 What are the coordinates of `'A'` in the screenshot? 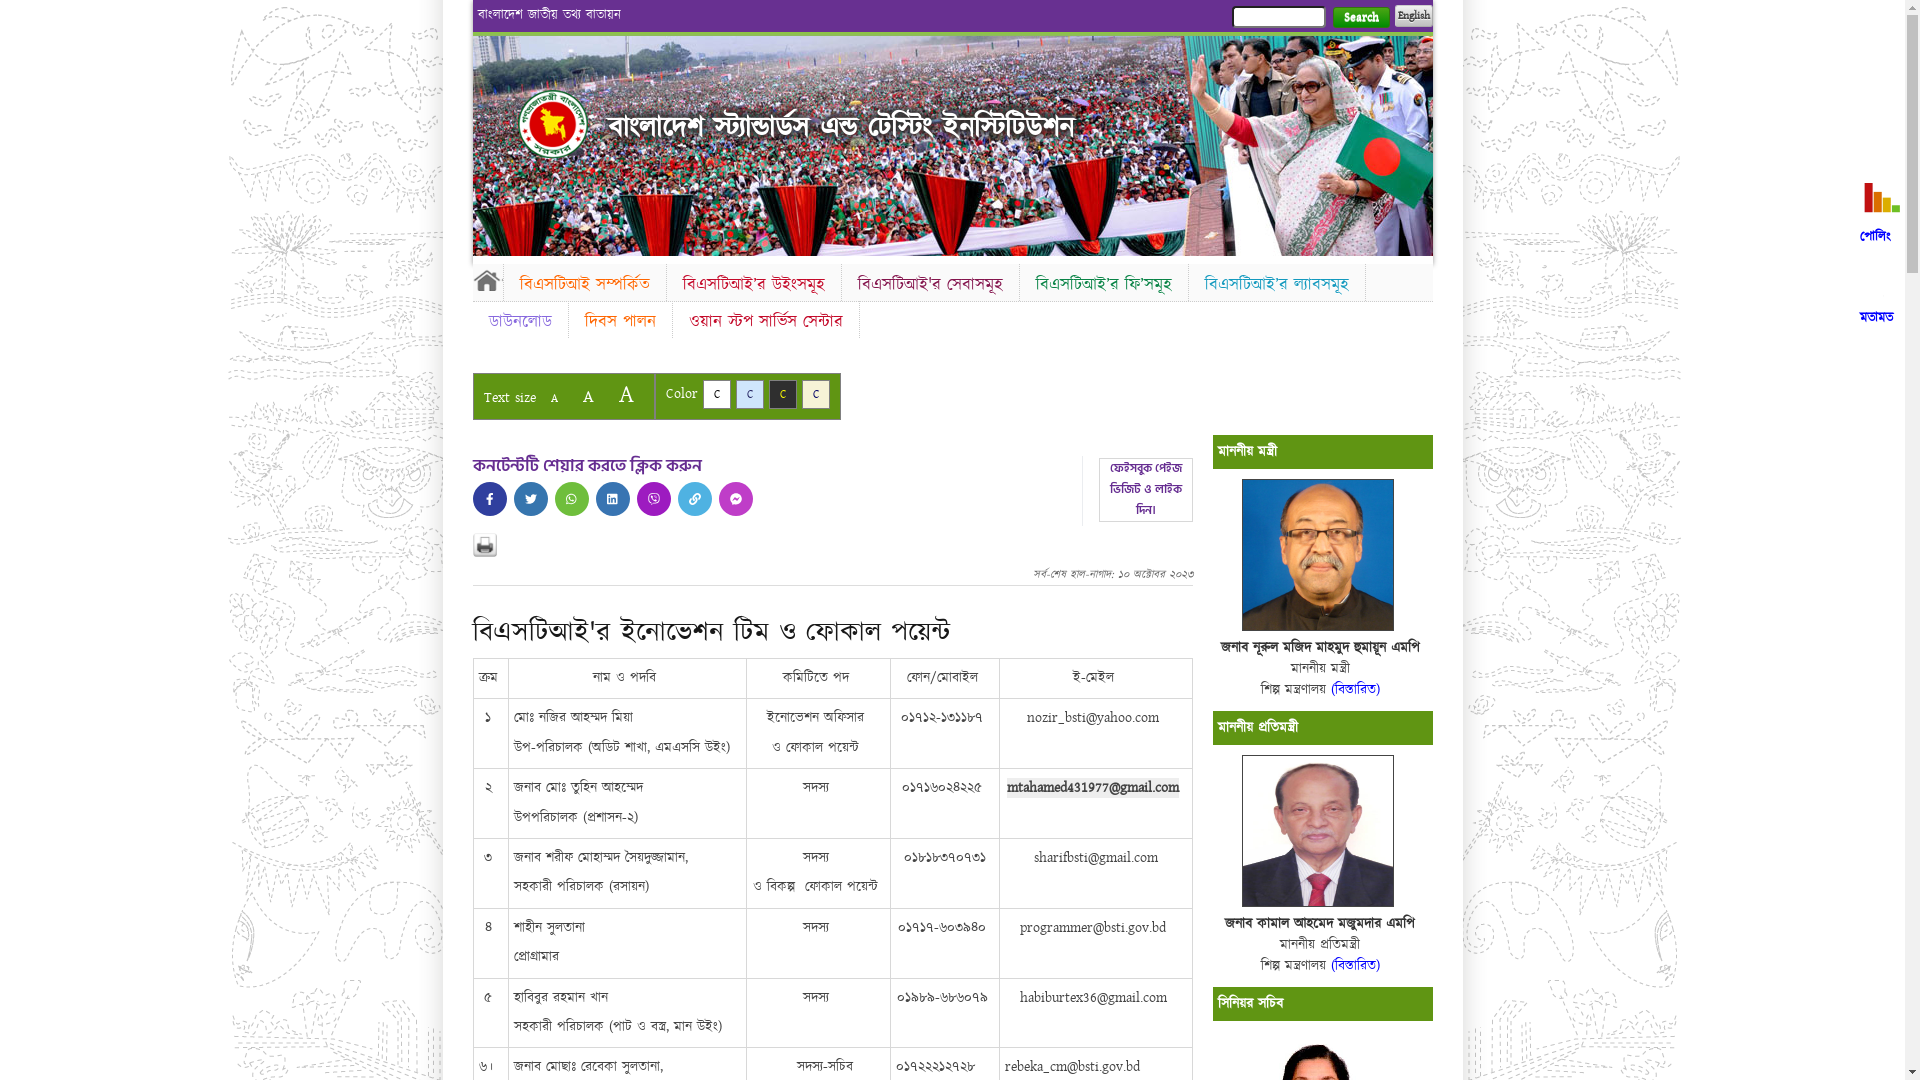 It's located at (624, 394).